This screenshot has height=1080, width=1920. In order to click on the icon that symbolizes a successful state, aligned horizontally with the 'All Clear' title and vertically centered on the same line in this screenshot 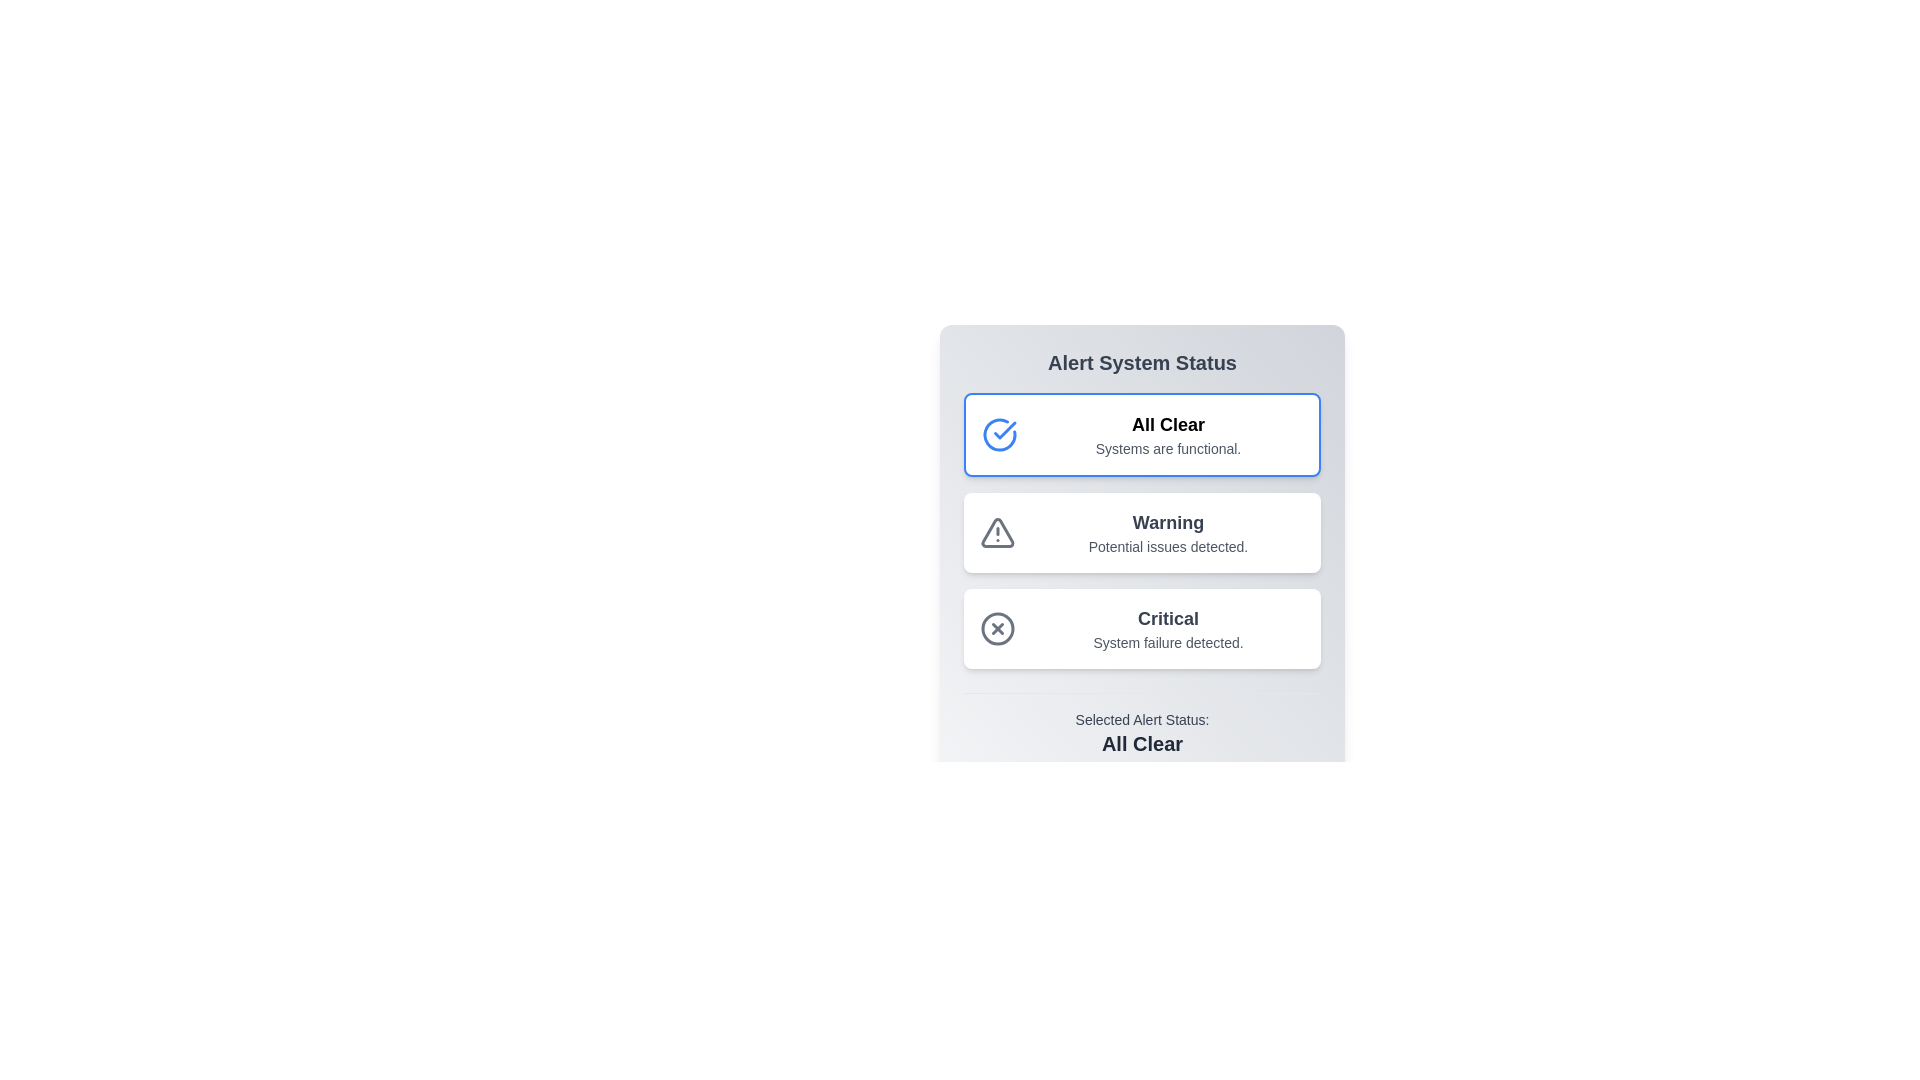, I will do `click(999, 434)`.